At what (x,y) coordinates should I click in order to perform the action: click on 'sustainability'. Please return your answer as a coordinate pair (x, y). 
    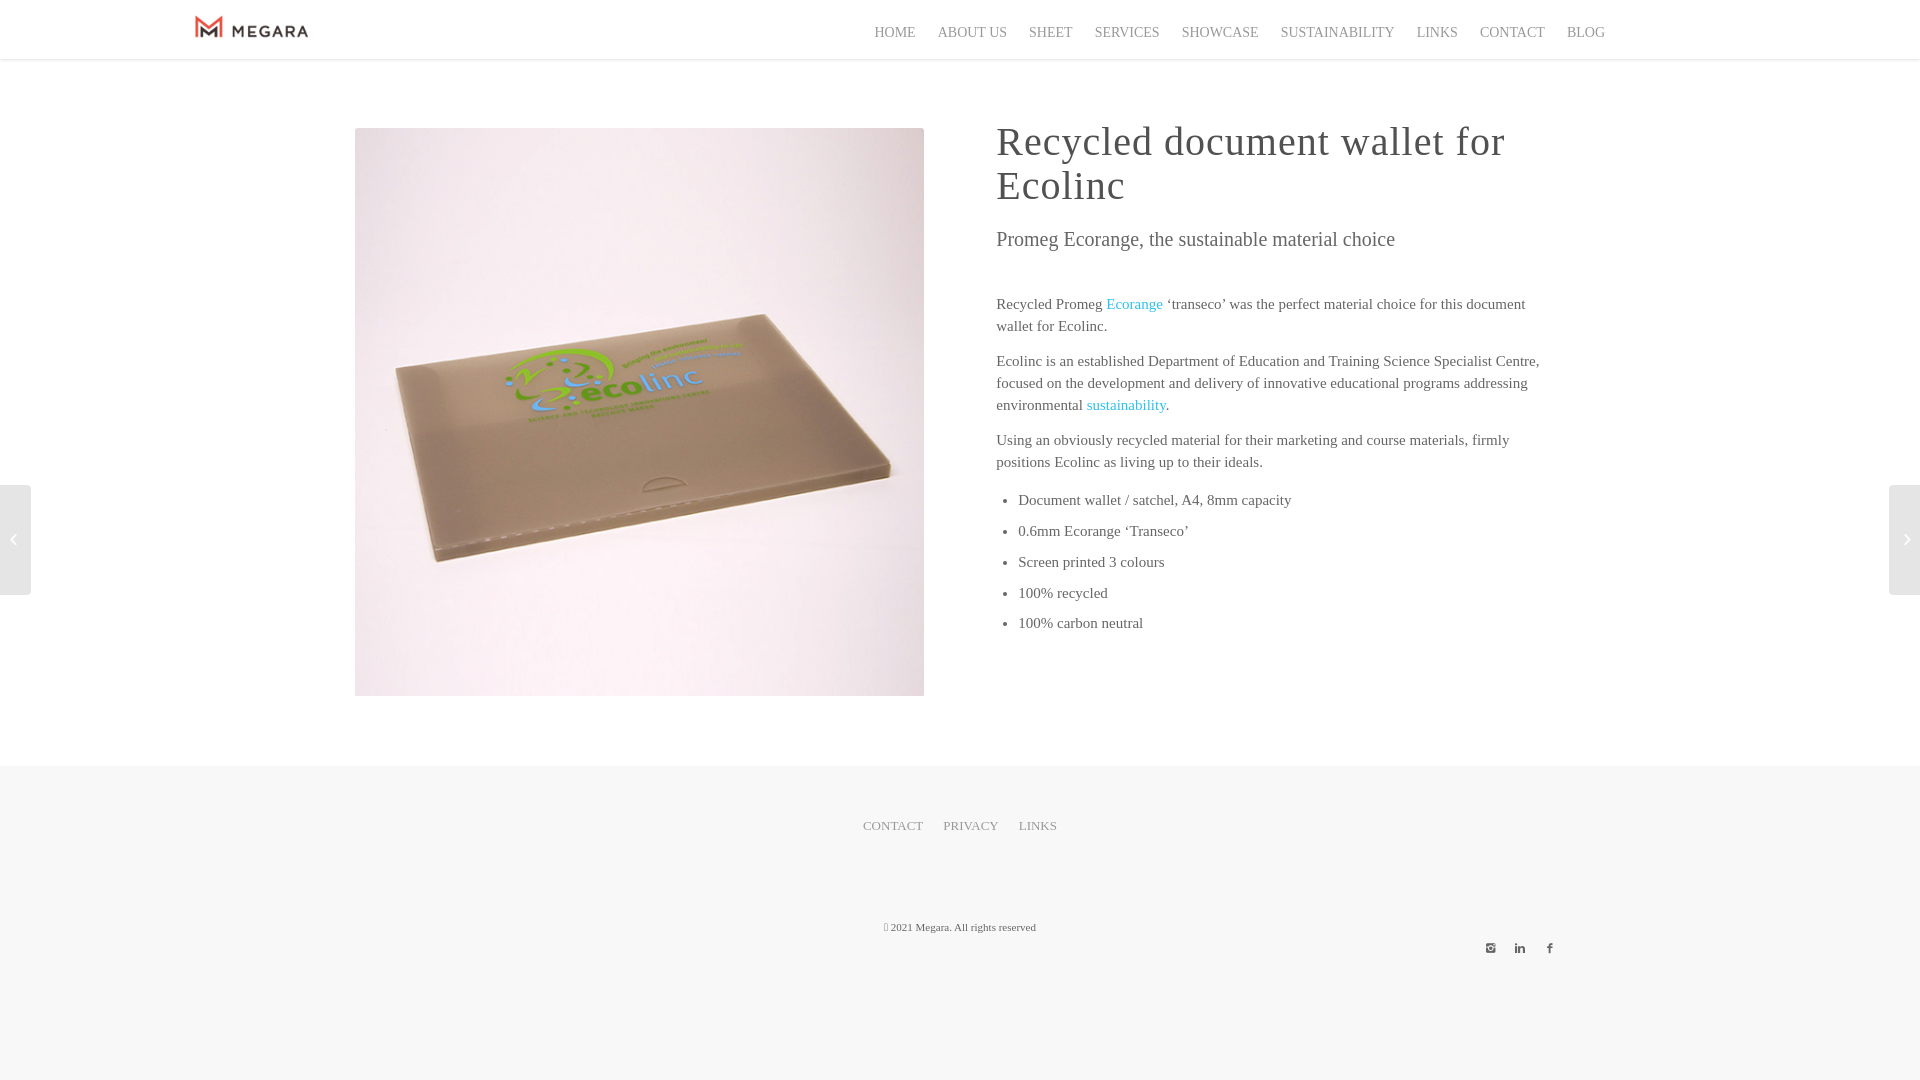
    Looking at the image, I should click on (1126, 405).